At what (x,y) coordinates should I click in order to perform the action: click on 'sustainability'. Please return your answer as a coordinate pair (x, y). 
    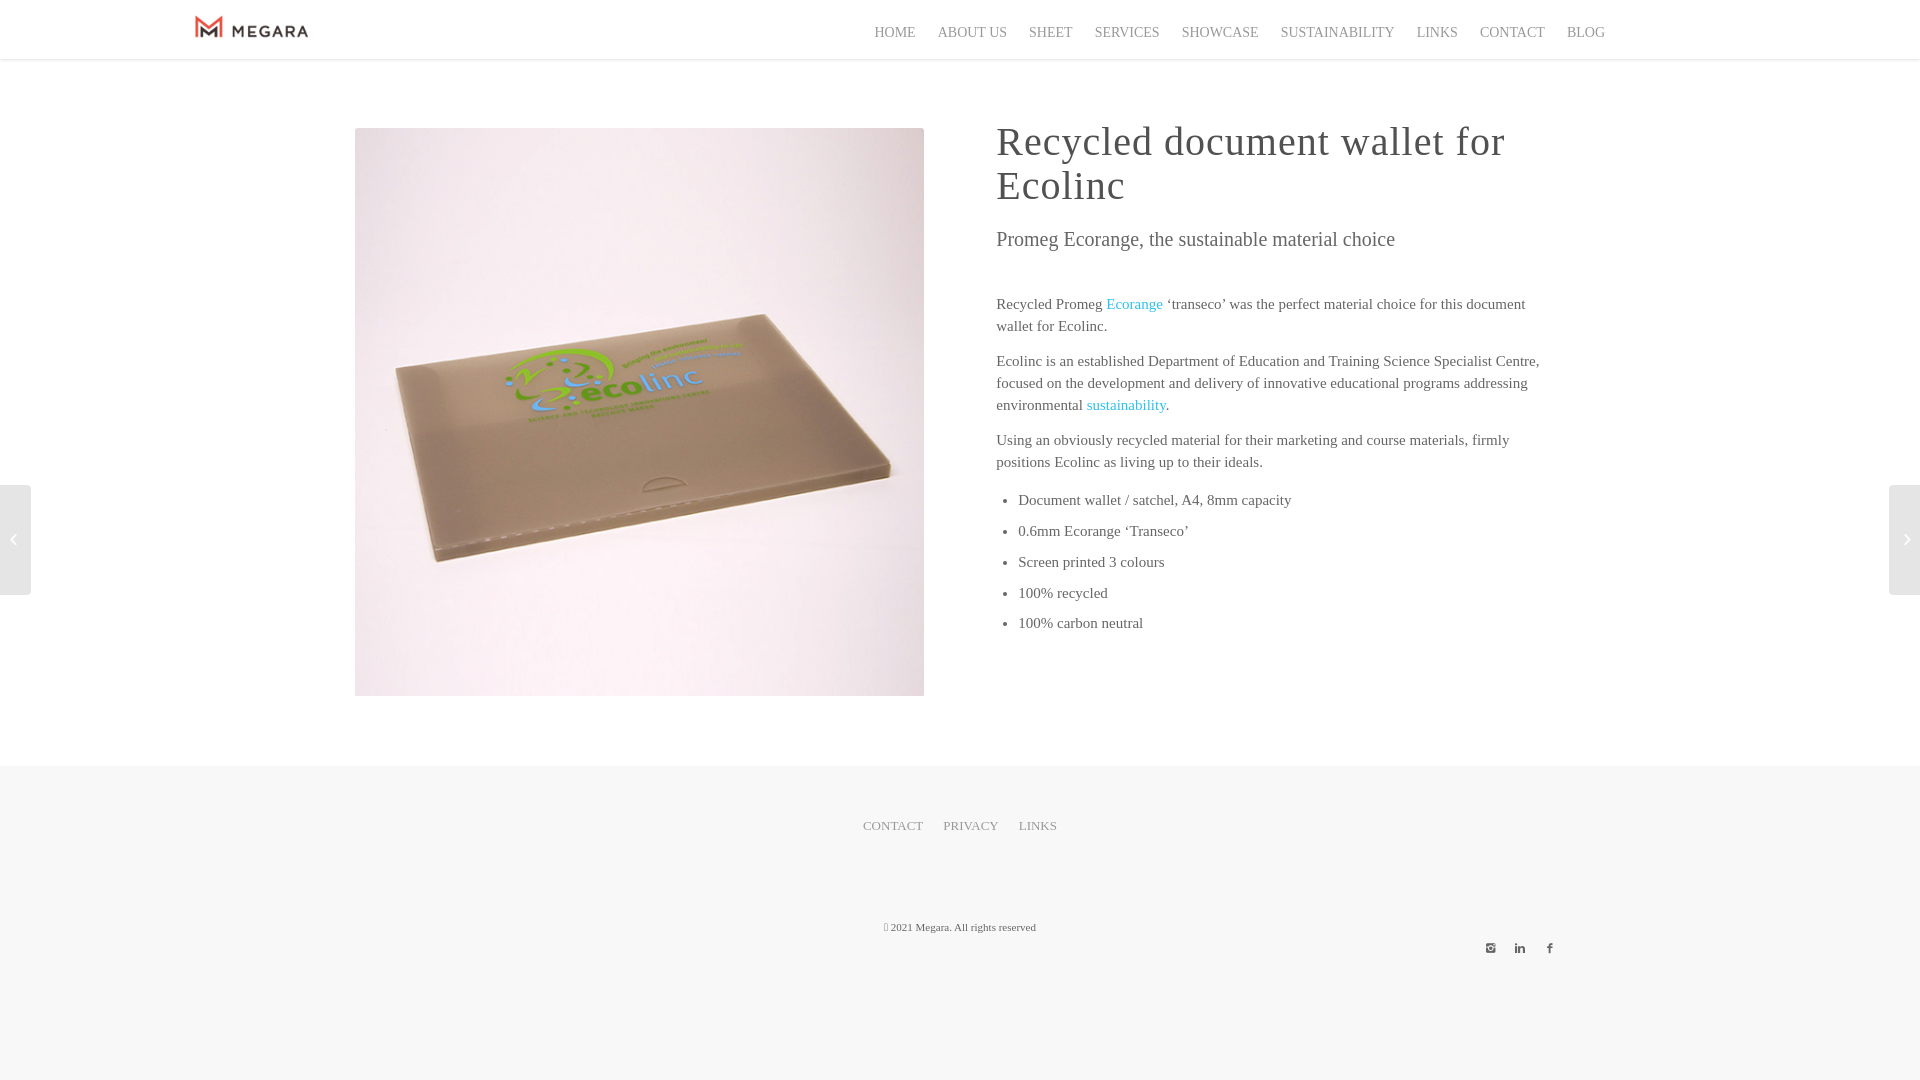
    Looking at the image, I should click on (1126, 405).